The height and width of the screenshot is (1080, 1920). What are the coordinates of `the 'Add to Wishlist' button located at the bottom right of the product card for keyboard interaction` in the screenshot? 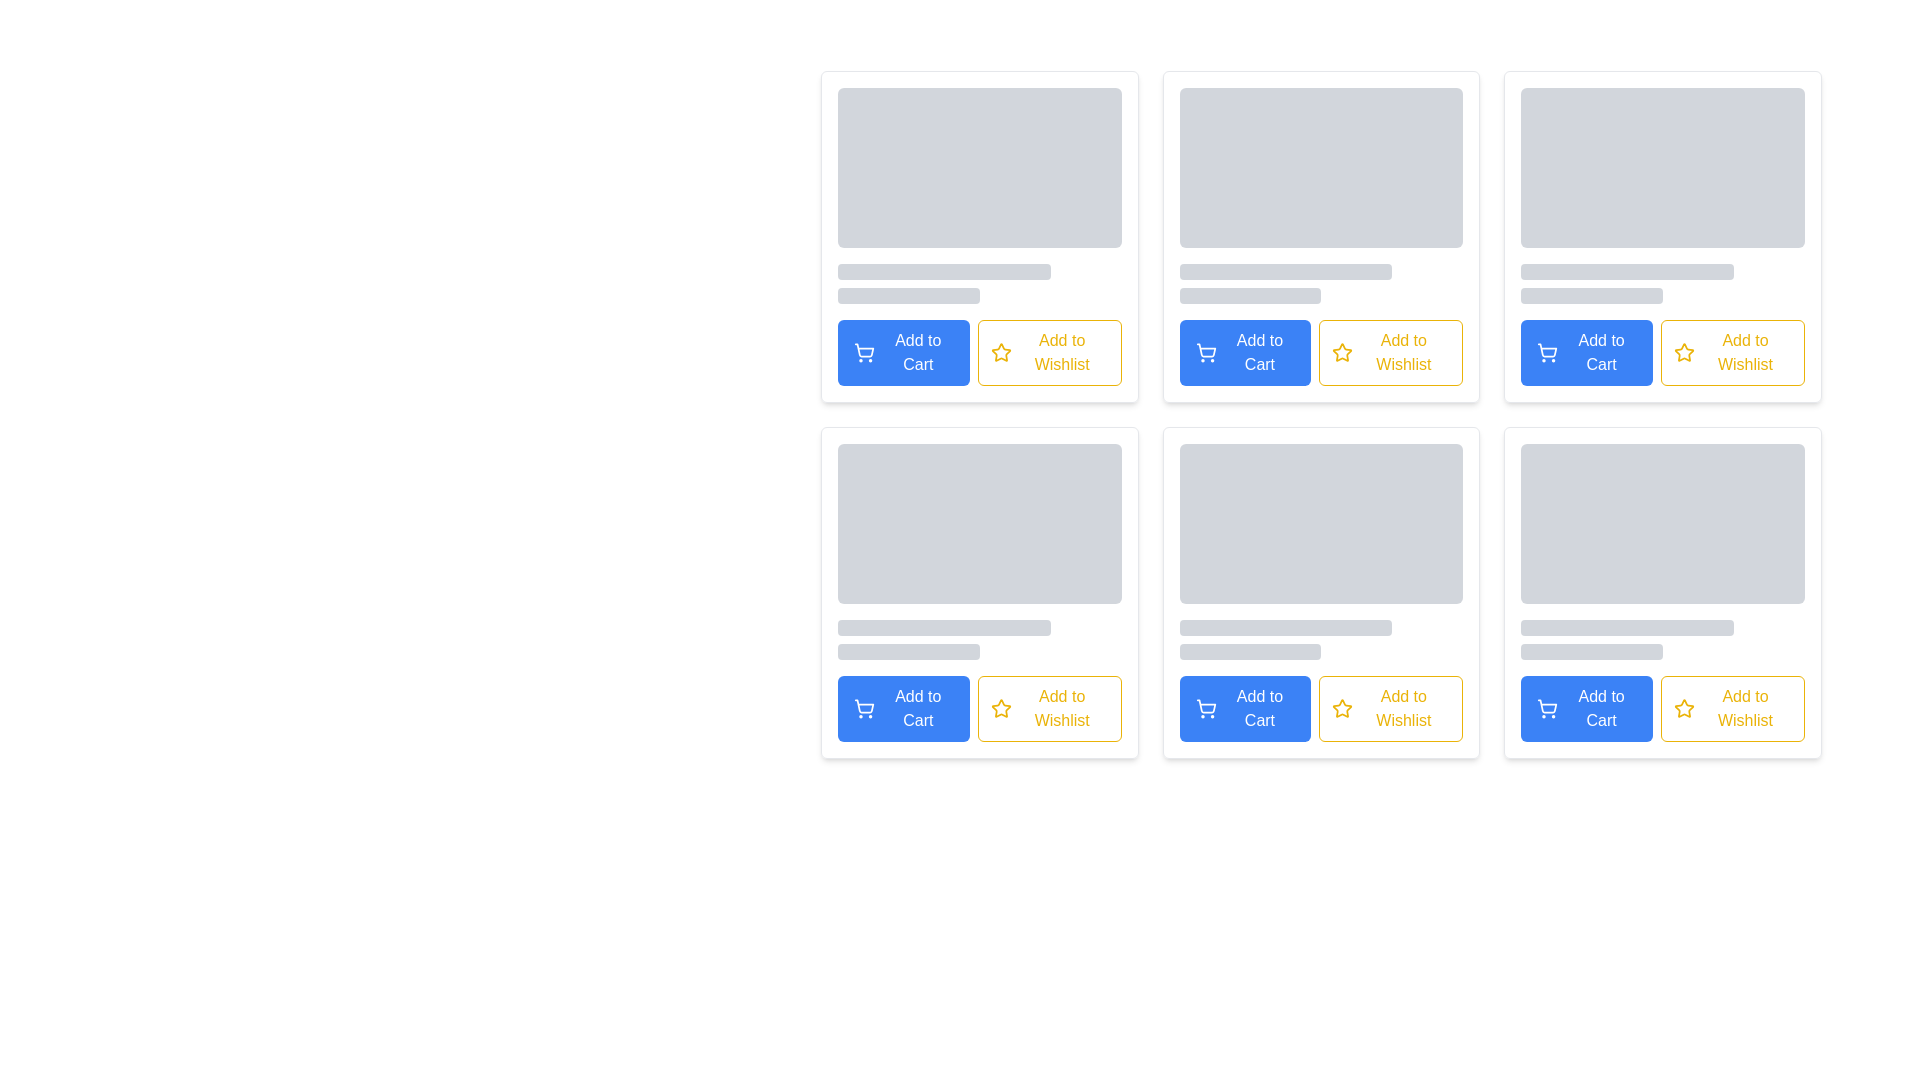 It's located at (1731, 708).